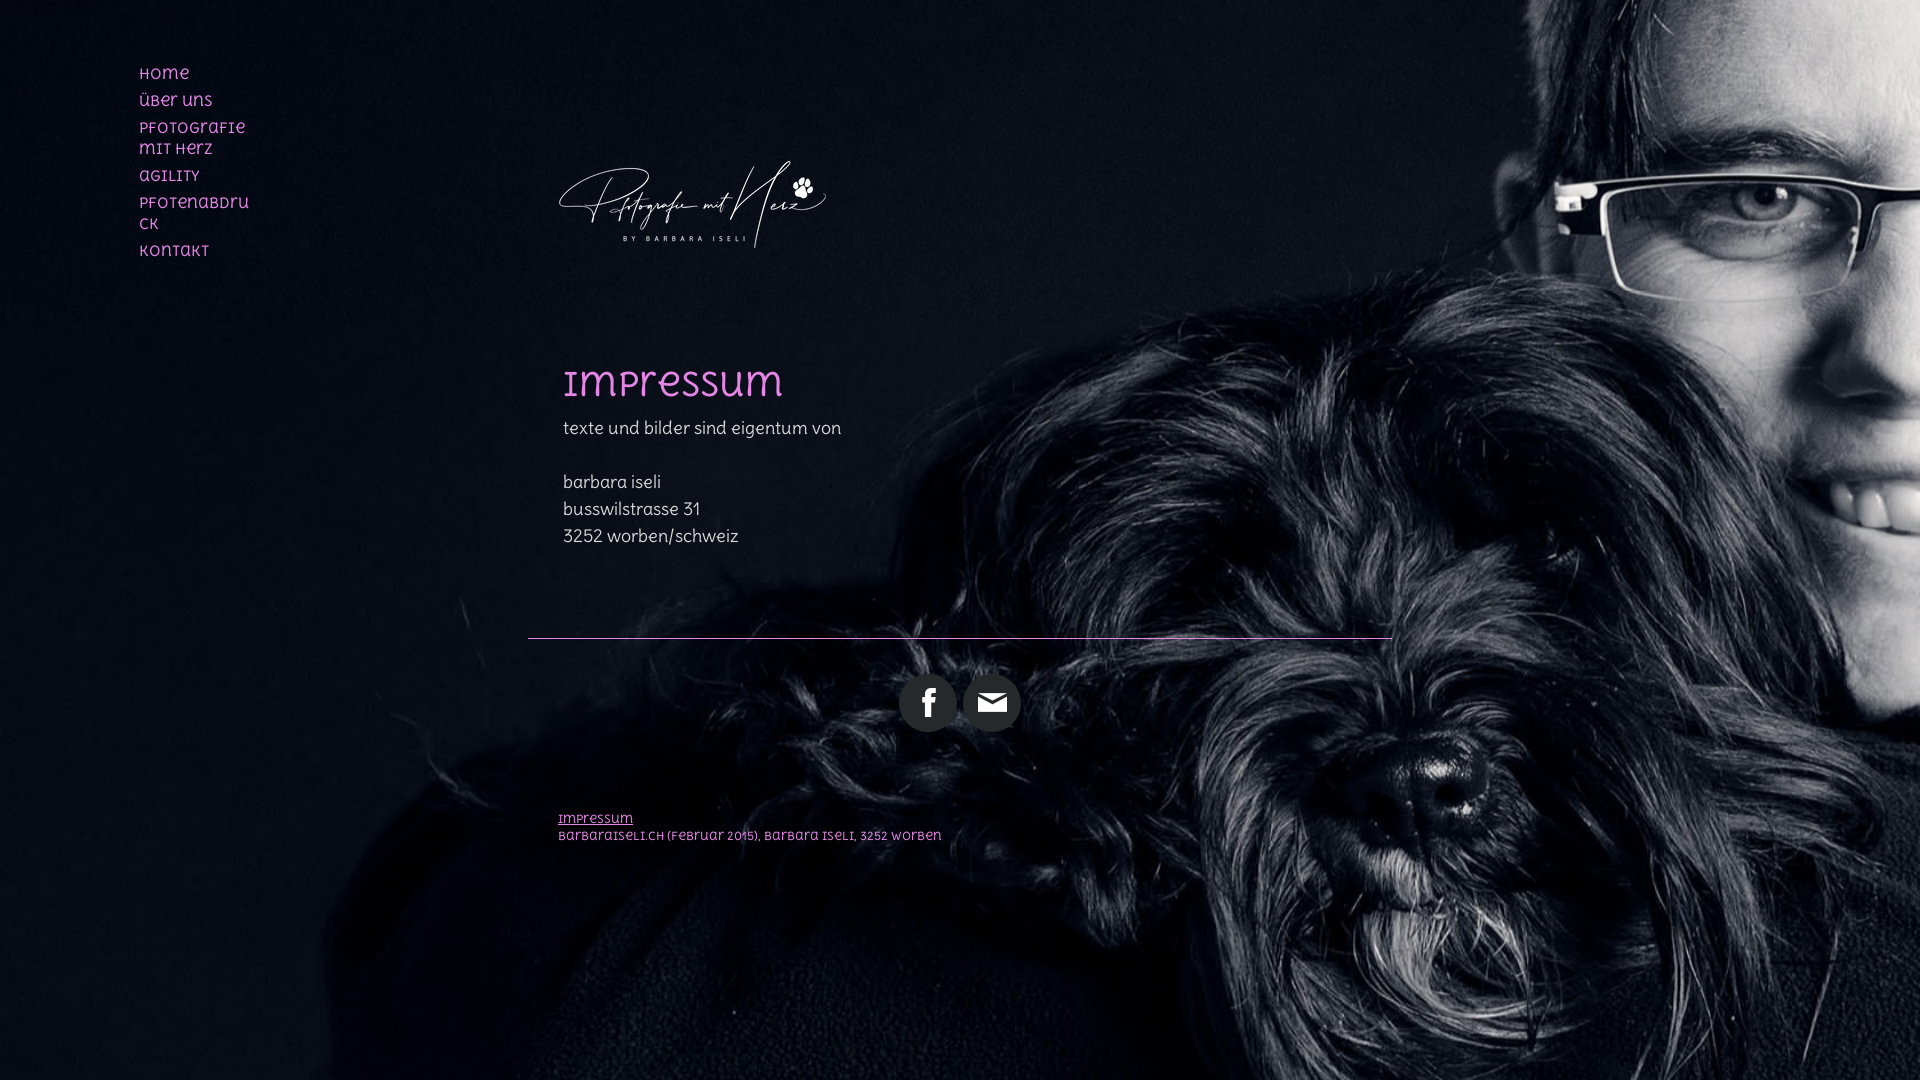  Describe the element at coordinates (118, 72) in the screenshot. I see `'home'` at that location.